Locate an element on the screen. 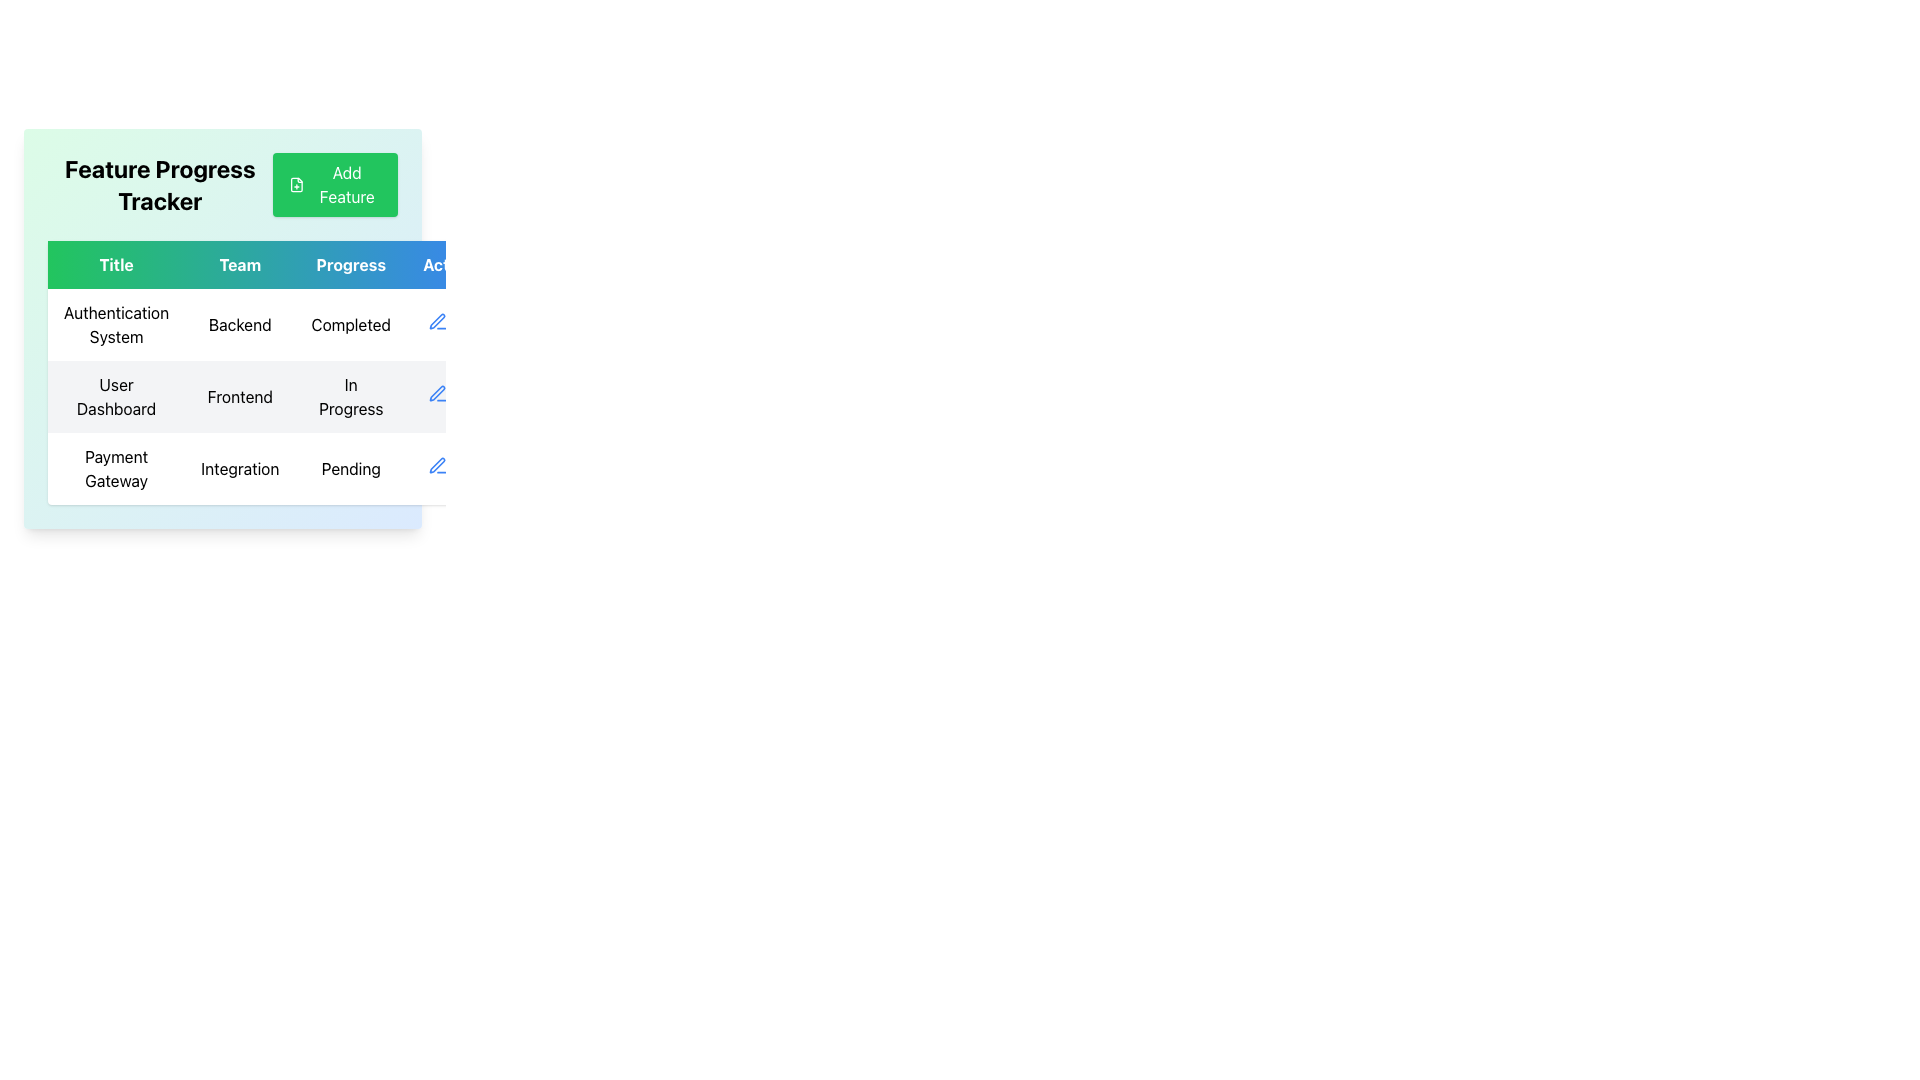  the header text label that indicates the column for team-related data, located centrally between the 'Title' and 'Progress' labels in the table header is located at coordinates (240, 264).